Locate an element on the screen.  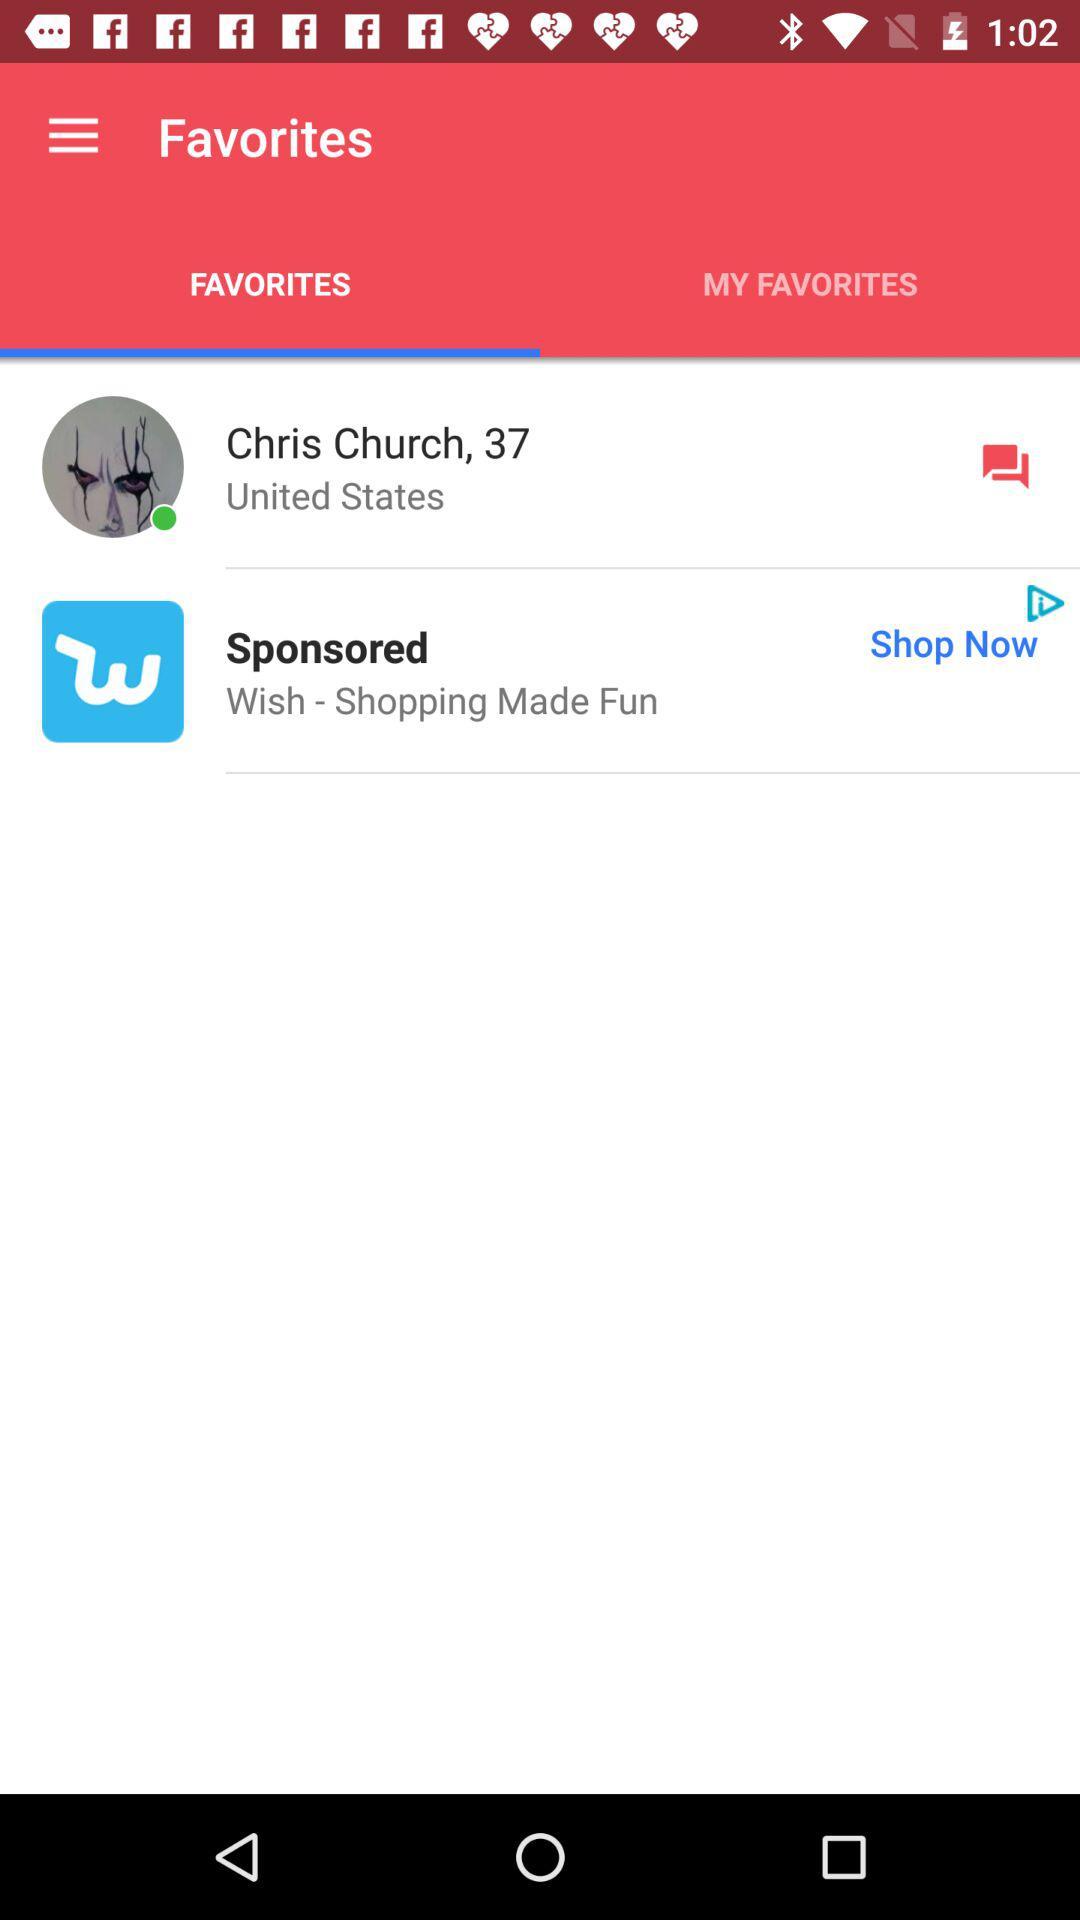
the icon above favorites is located at coordinates (72, 135).